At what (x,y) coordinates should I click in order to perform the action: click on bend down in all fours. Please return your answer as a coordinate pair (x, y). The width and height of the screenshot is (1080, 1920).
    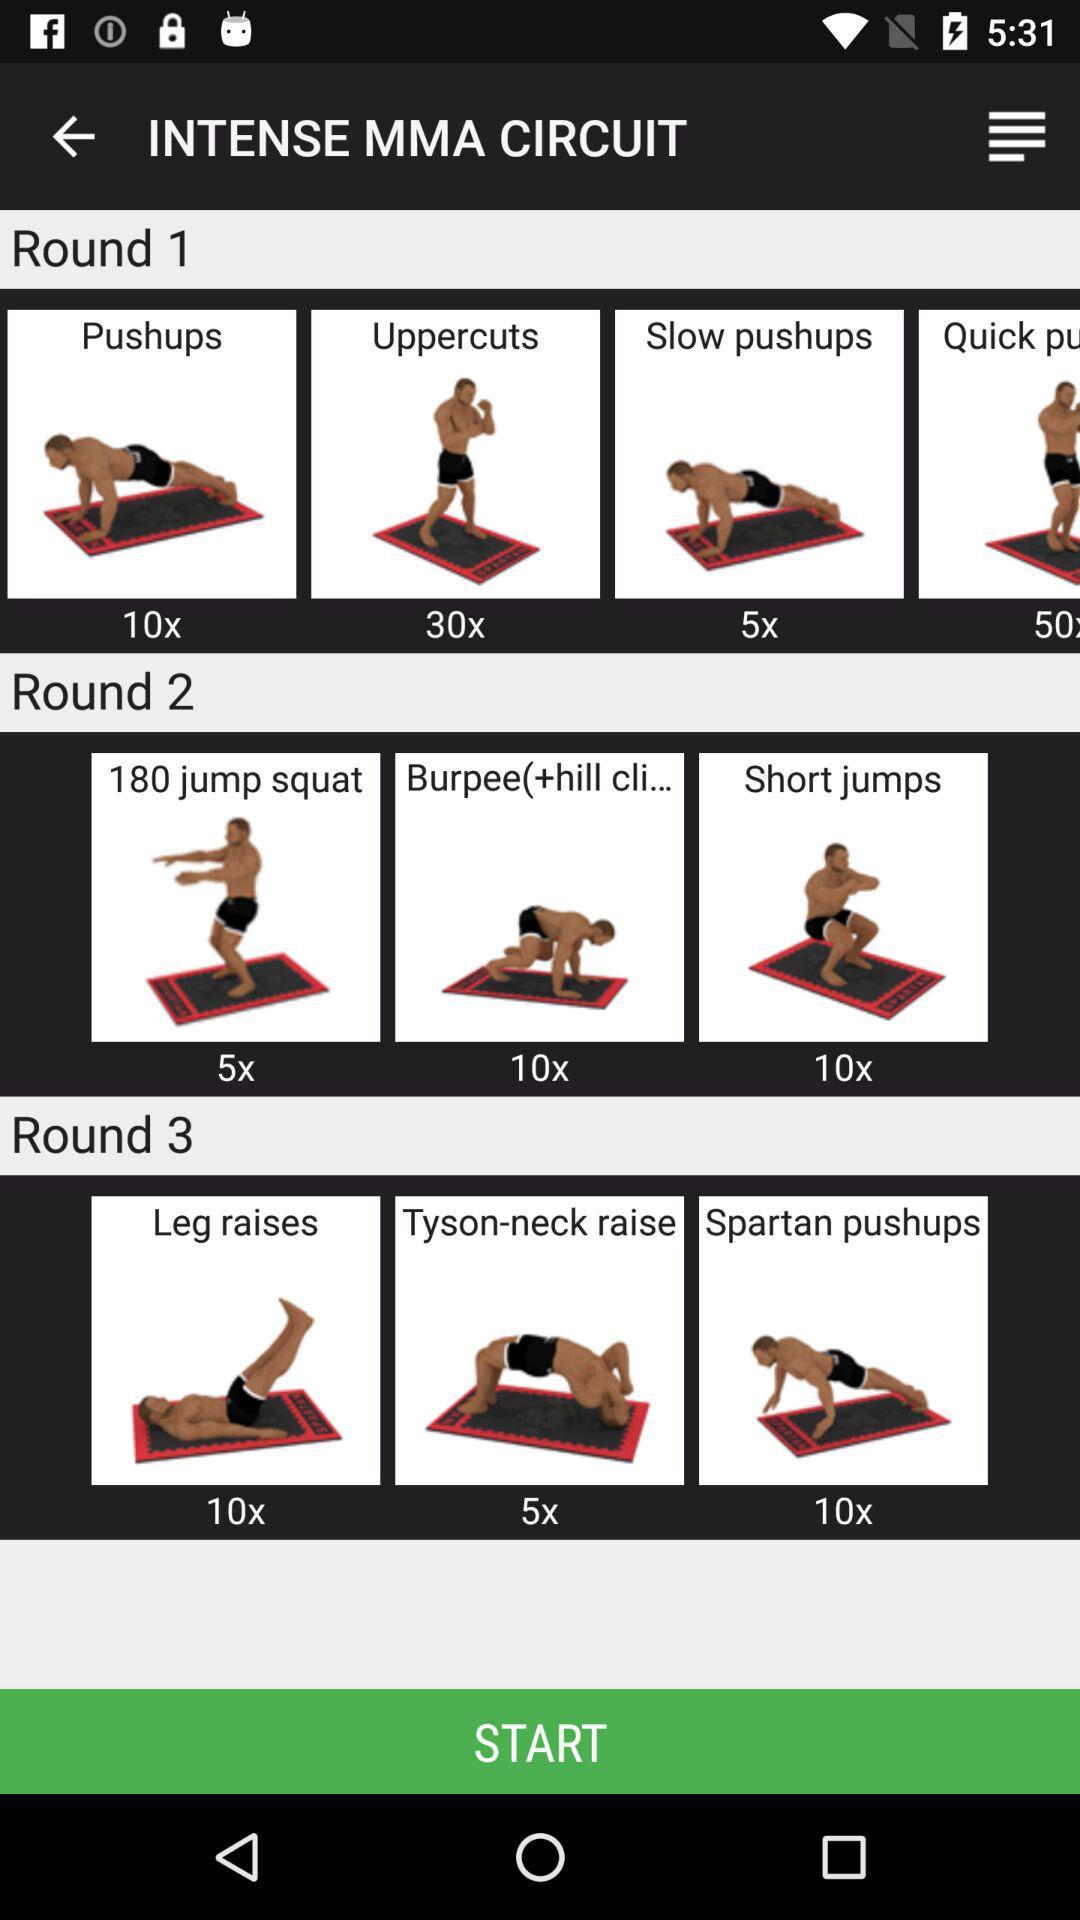
    Looking at the image, I should click on (538, 920).